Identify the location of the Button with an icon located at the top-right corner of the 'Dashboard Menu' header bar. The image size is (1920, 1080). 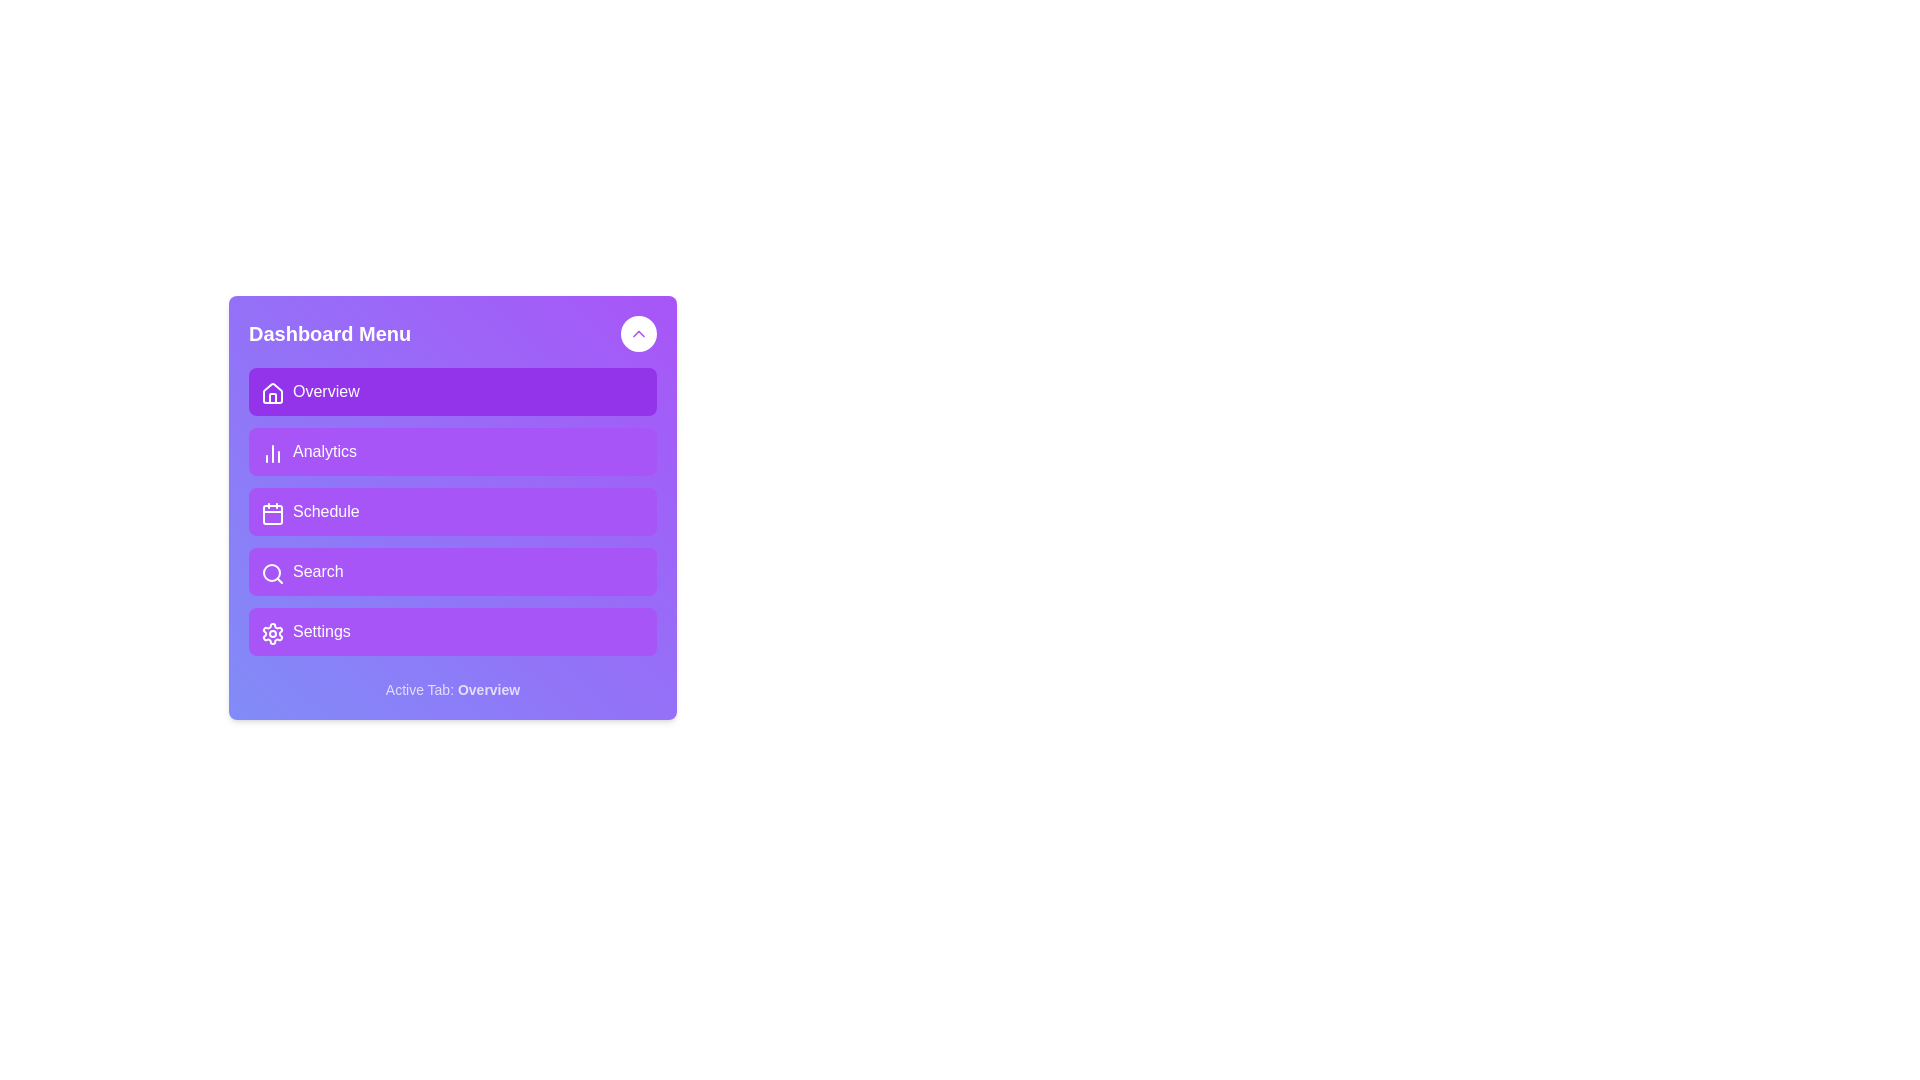
(637, 333).